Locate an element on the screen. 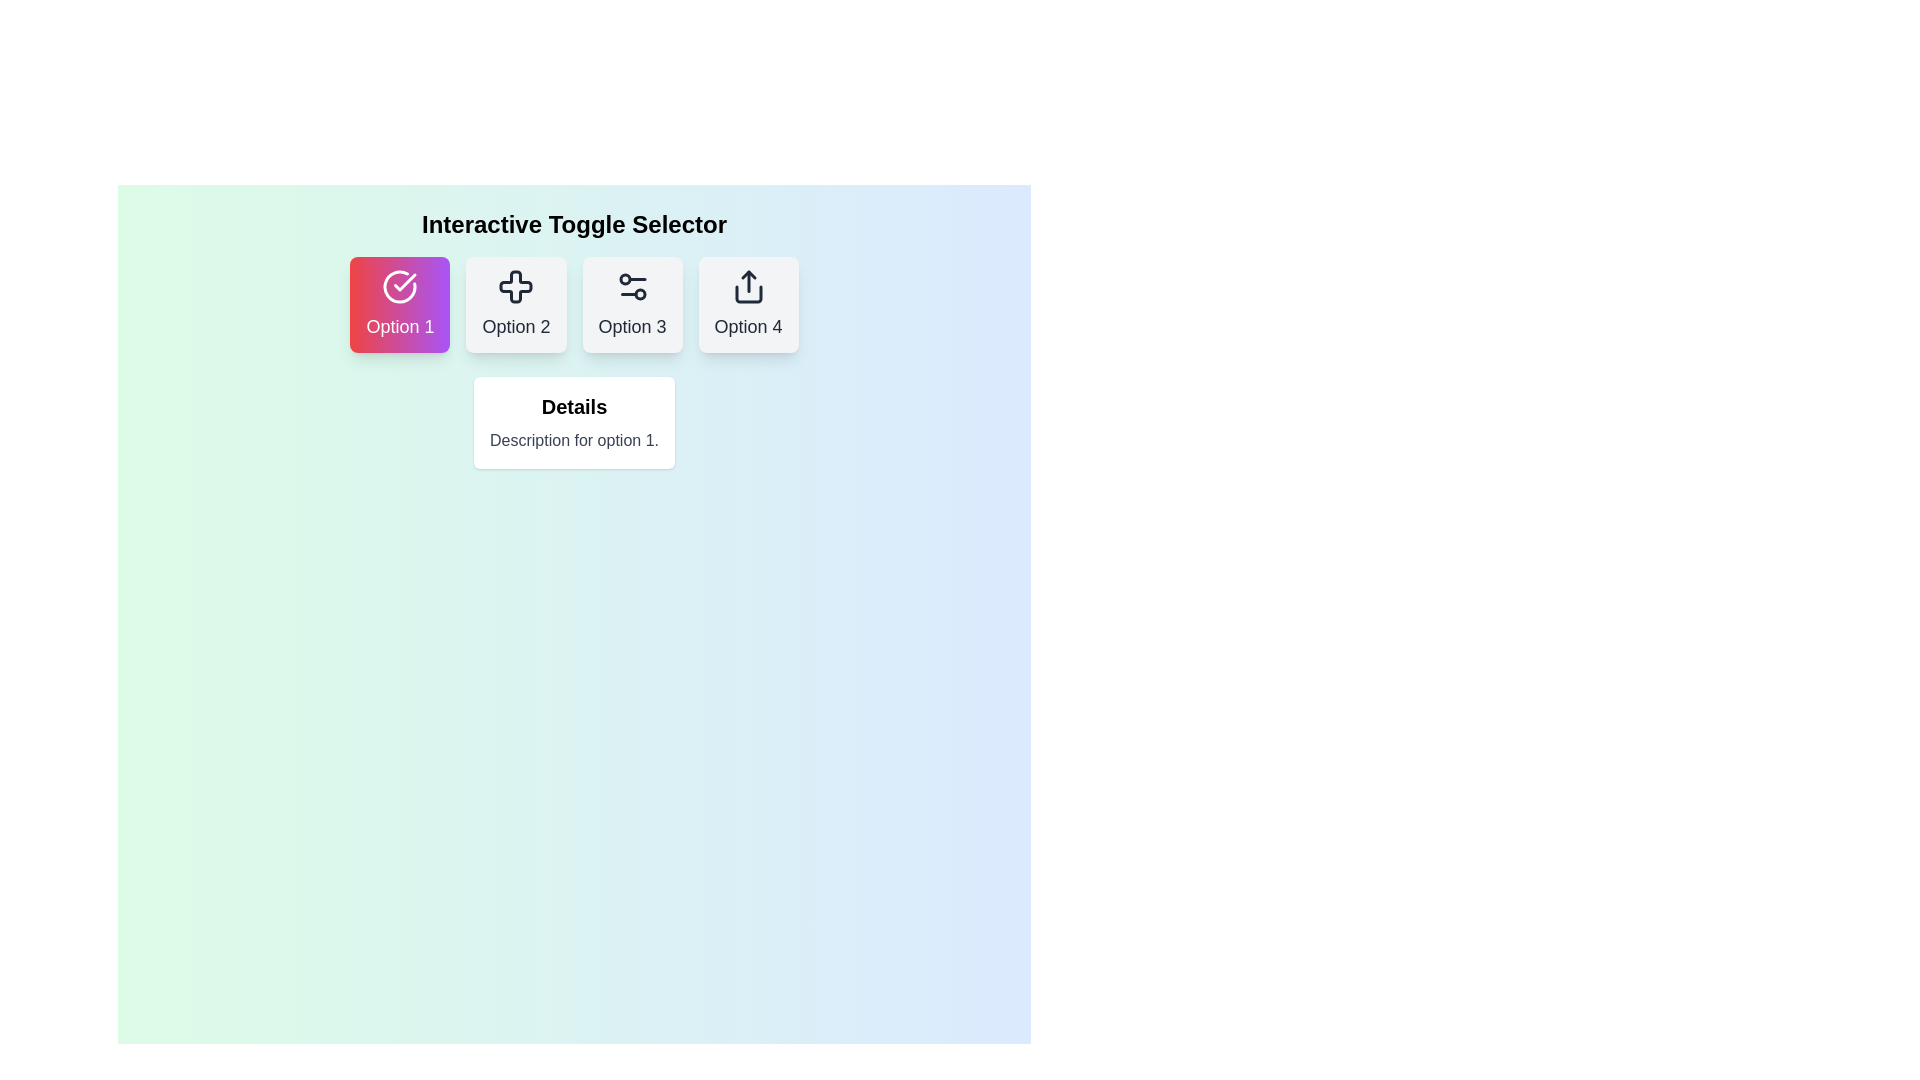 This screenshot has height=1080, width=1920. the button corresponding to Option 1 to display its description is located at coordinates (400, 304).